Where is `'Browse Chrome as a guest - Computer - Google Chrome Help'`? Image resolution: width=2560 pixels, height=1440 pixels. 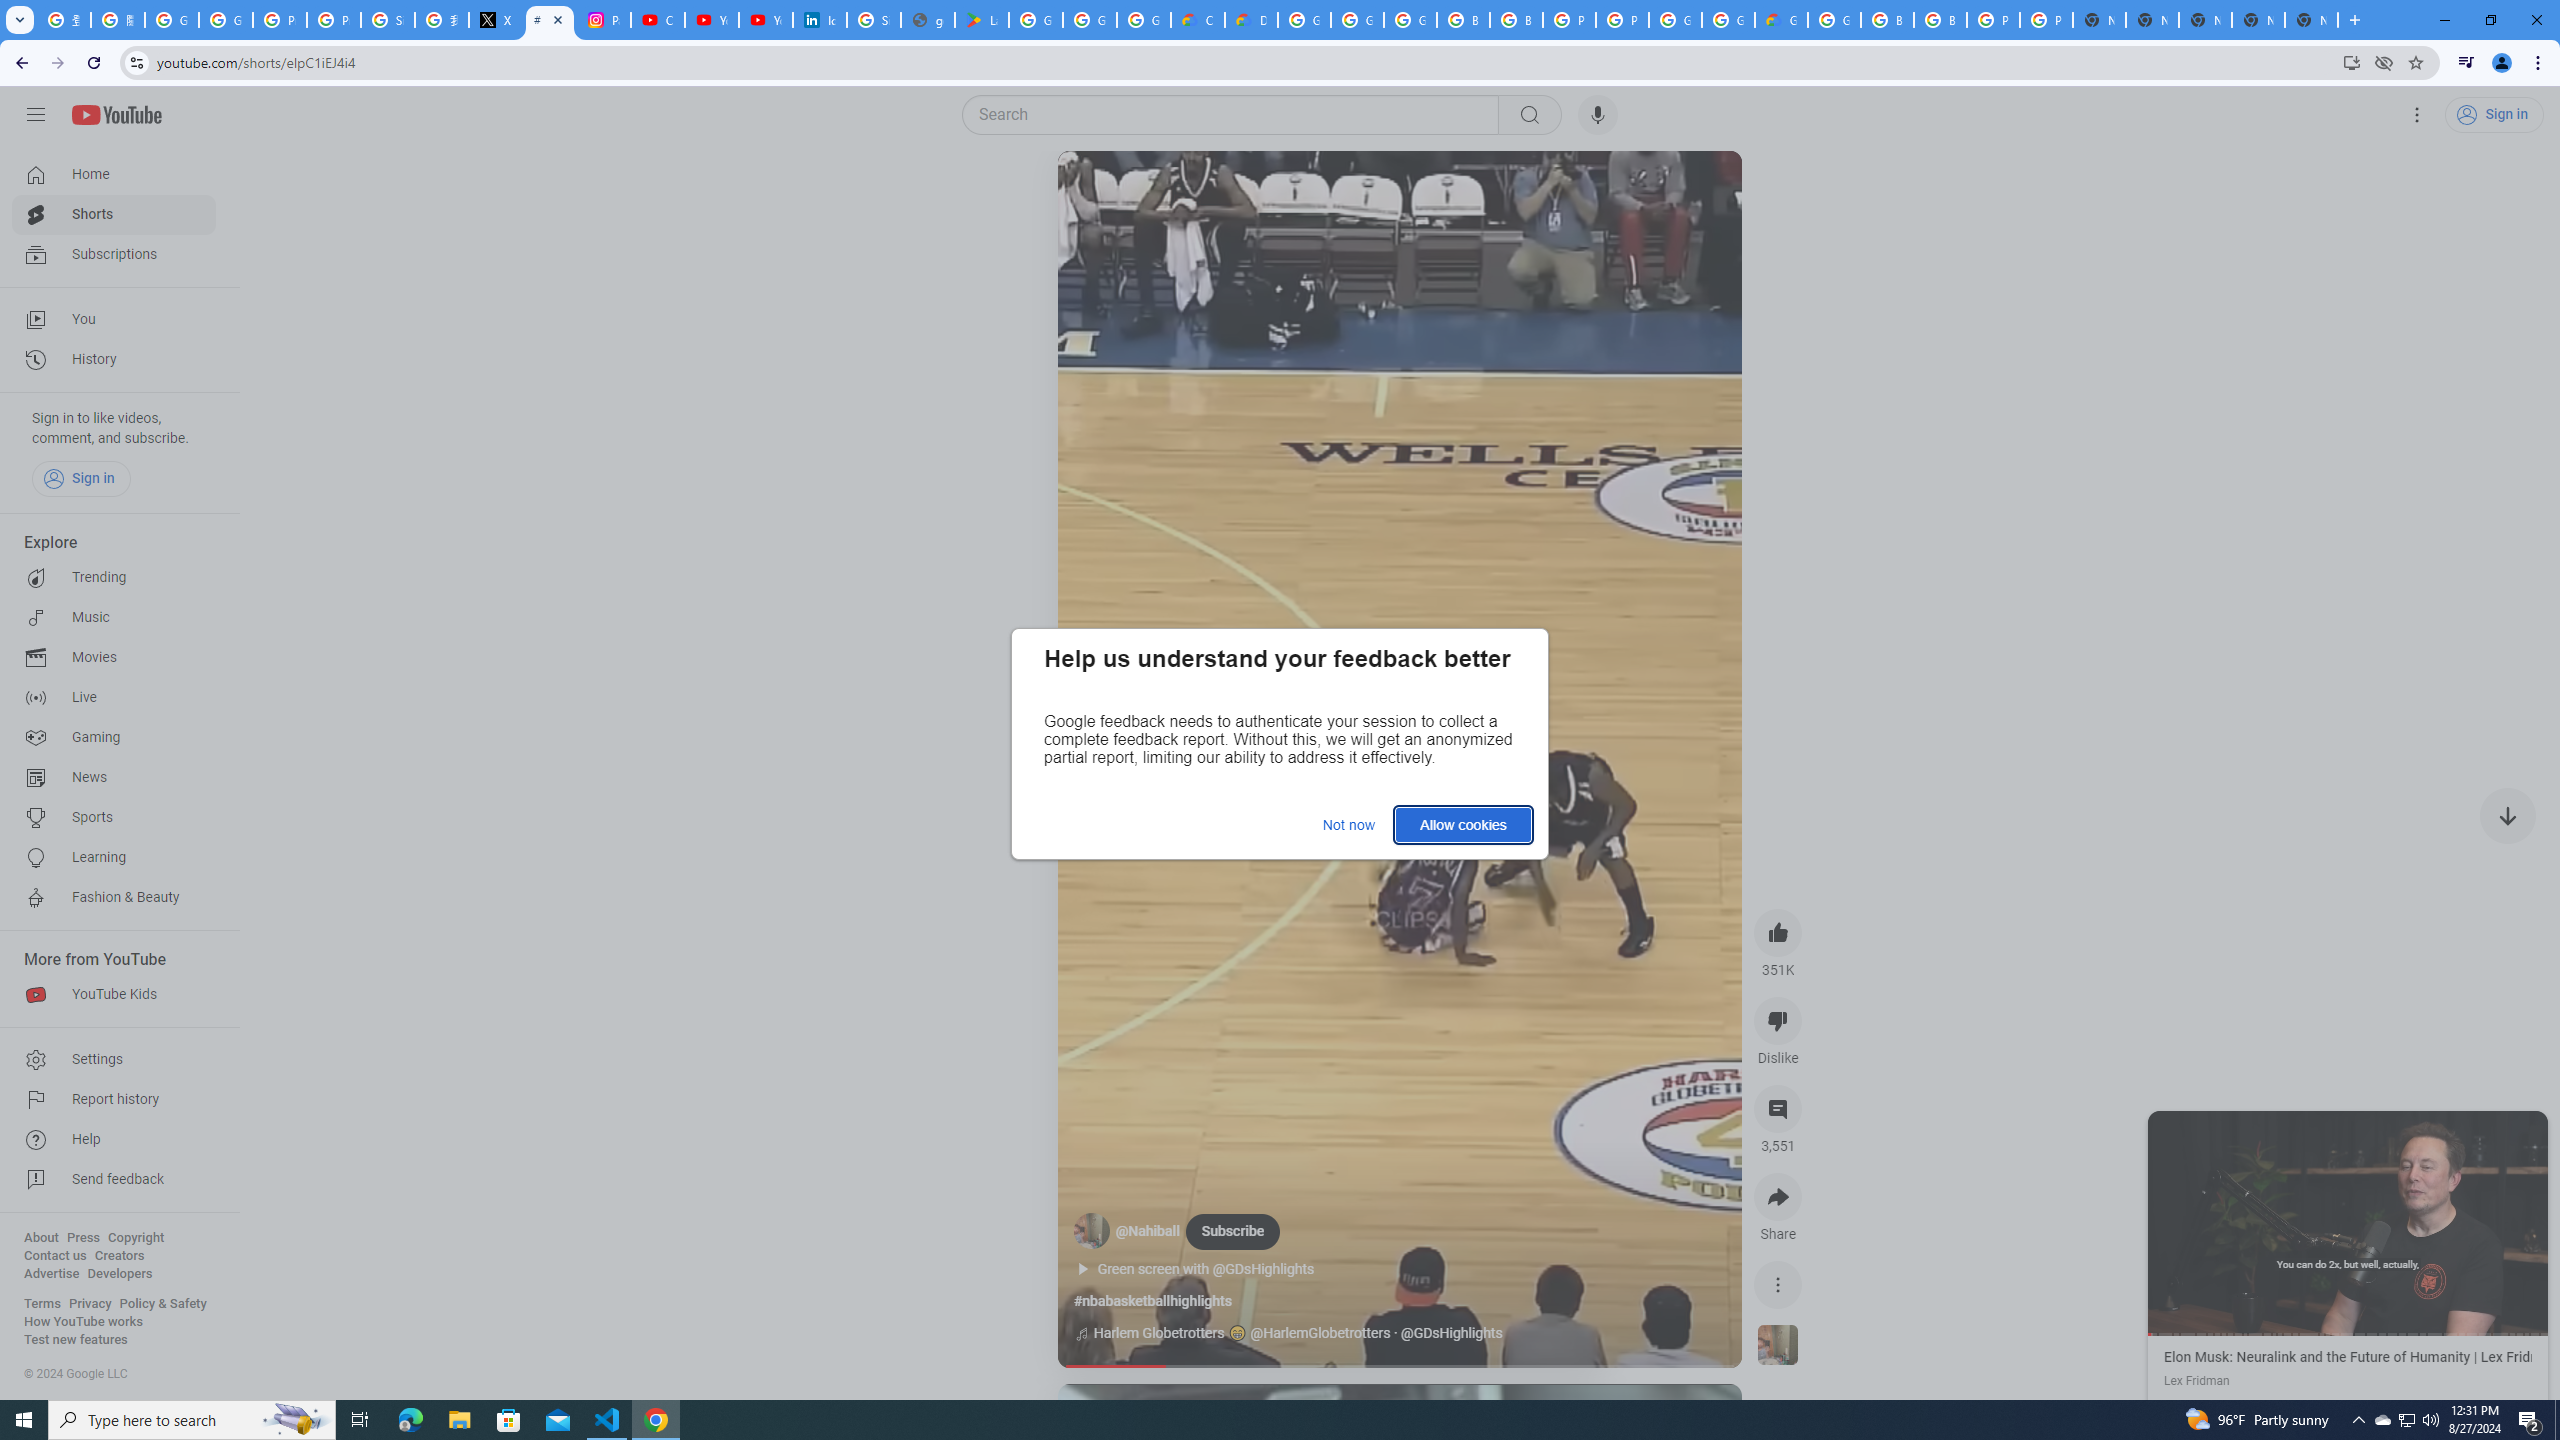
'Browse Chrome as a guest - Computer - Google Chrome Help' is located at coordinates (1940, 19).